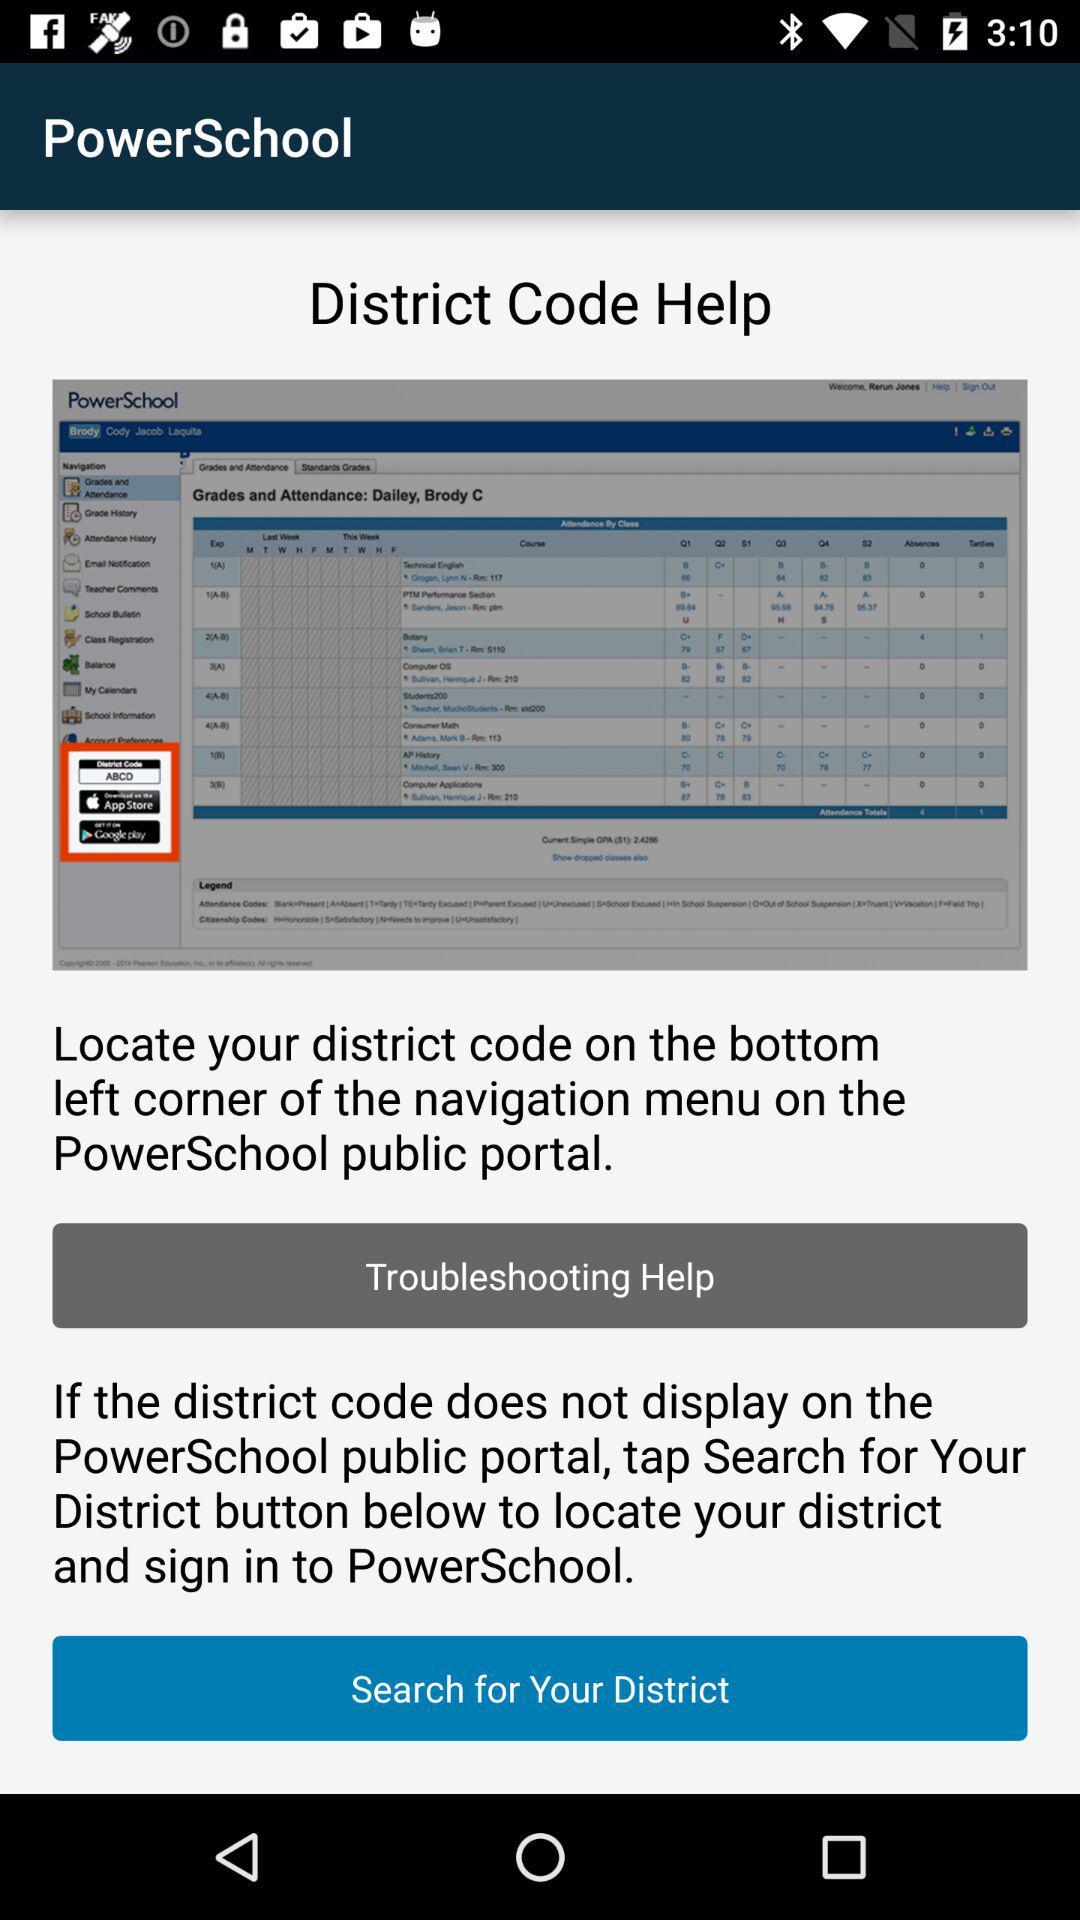 This screenshot has height=1920, width=1080. I want to click on troubleshooting help item, so click(540, 1274).